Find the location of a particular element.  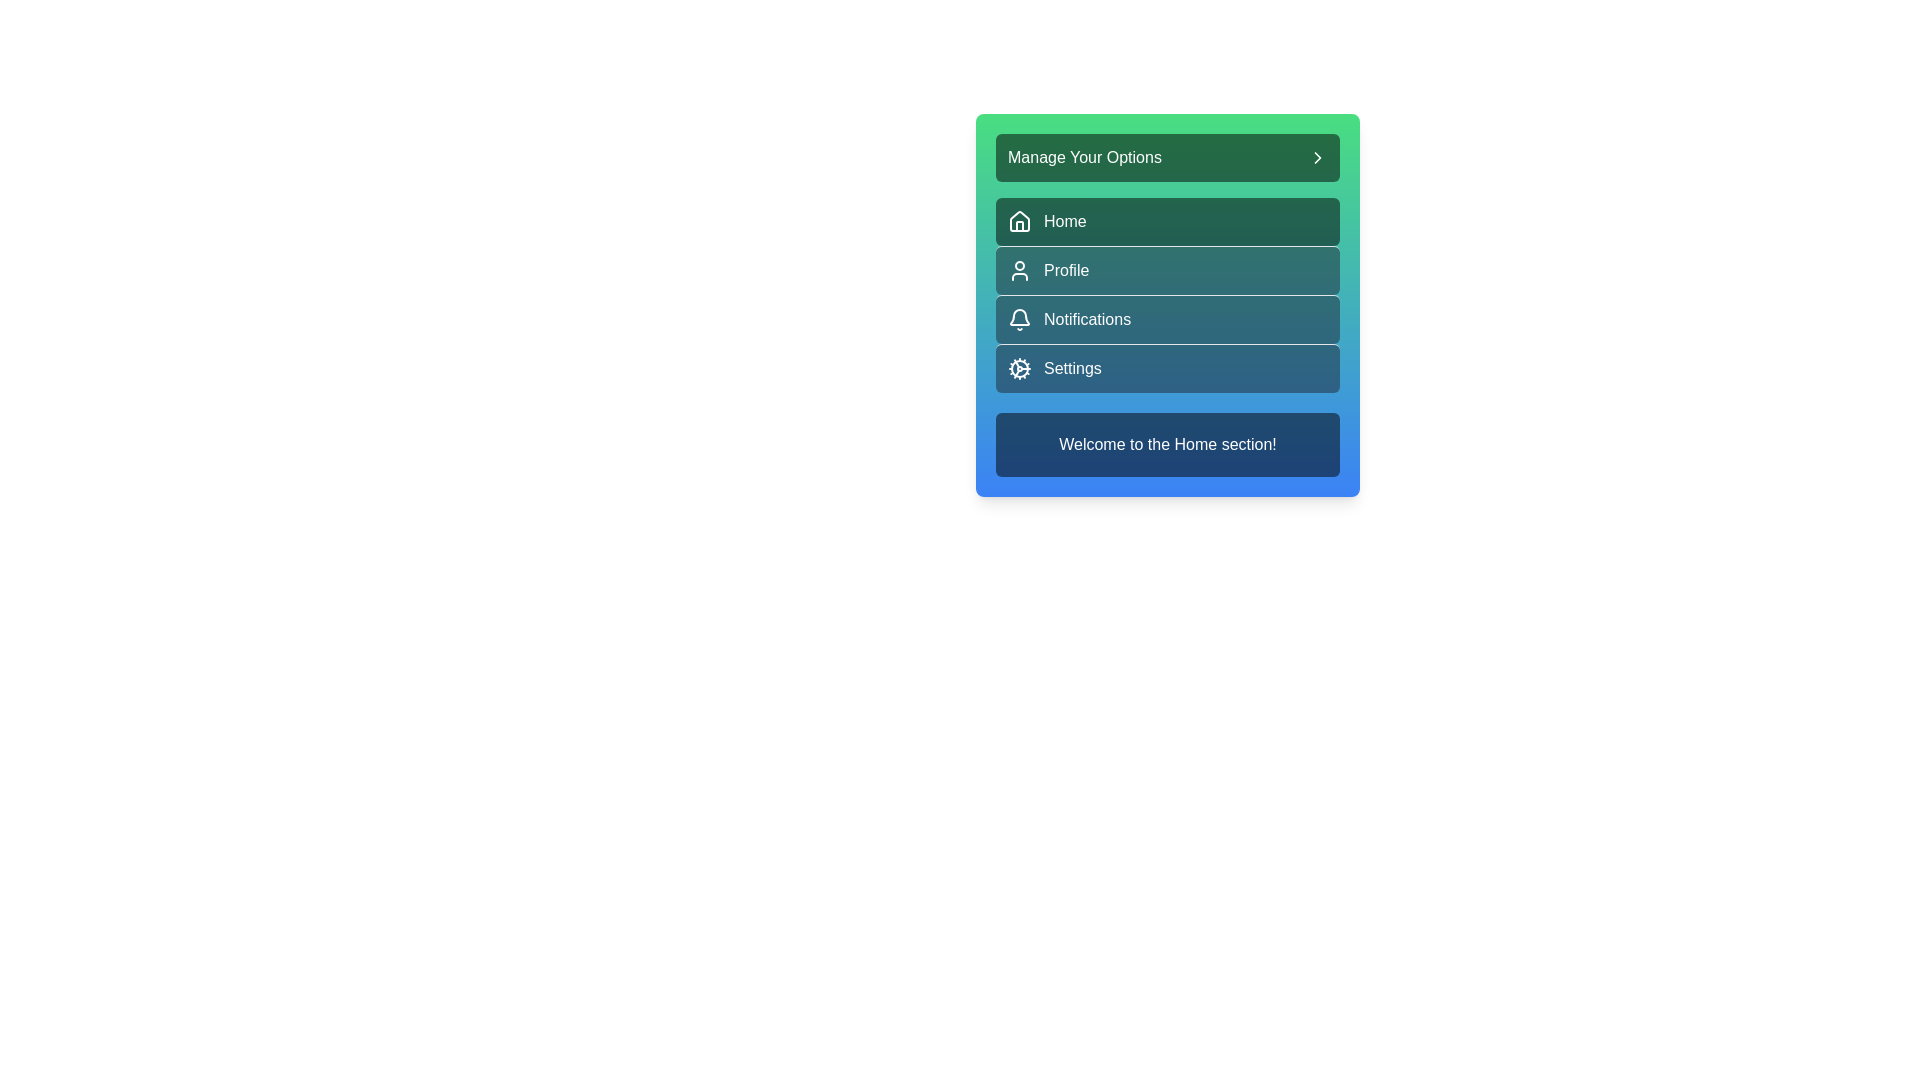

the chevron icon pointing to the right located in the top-right corner of the 'Manage Your Options' header bar is located at coordinates (1318, 157).